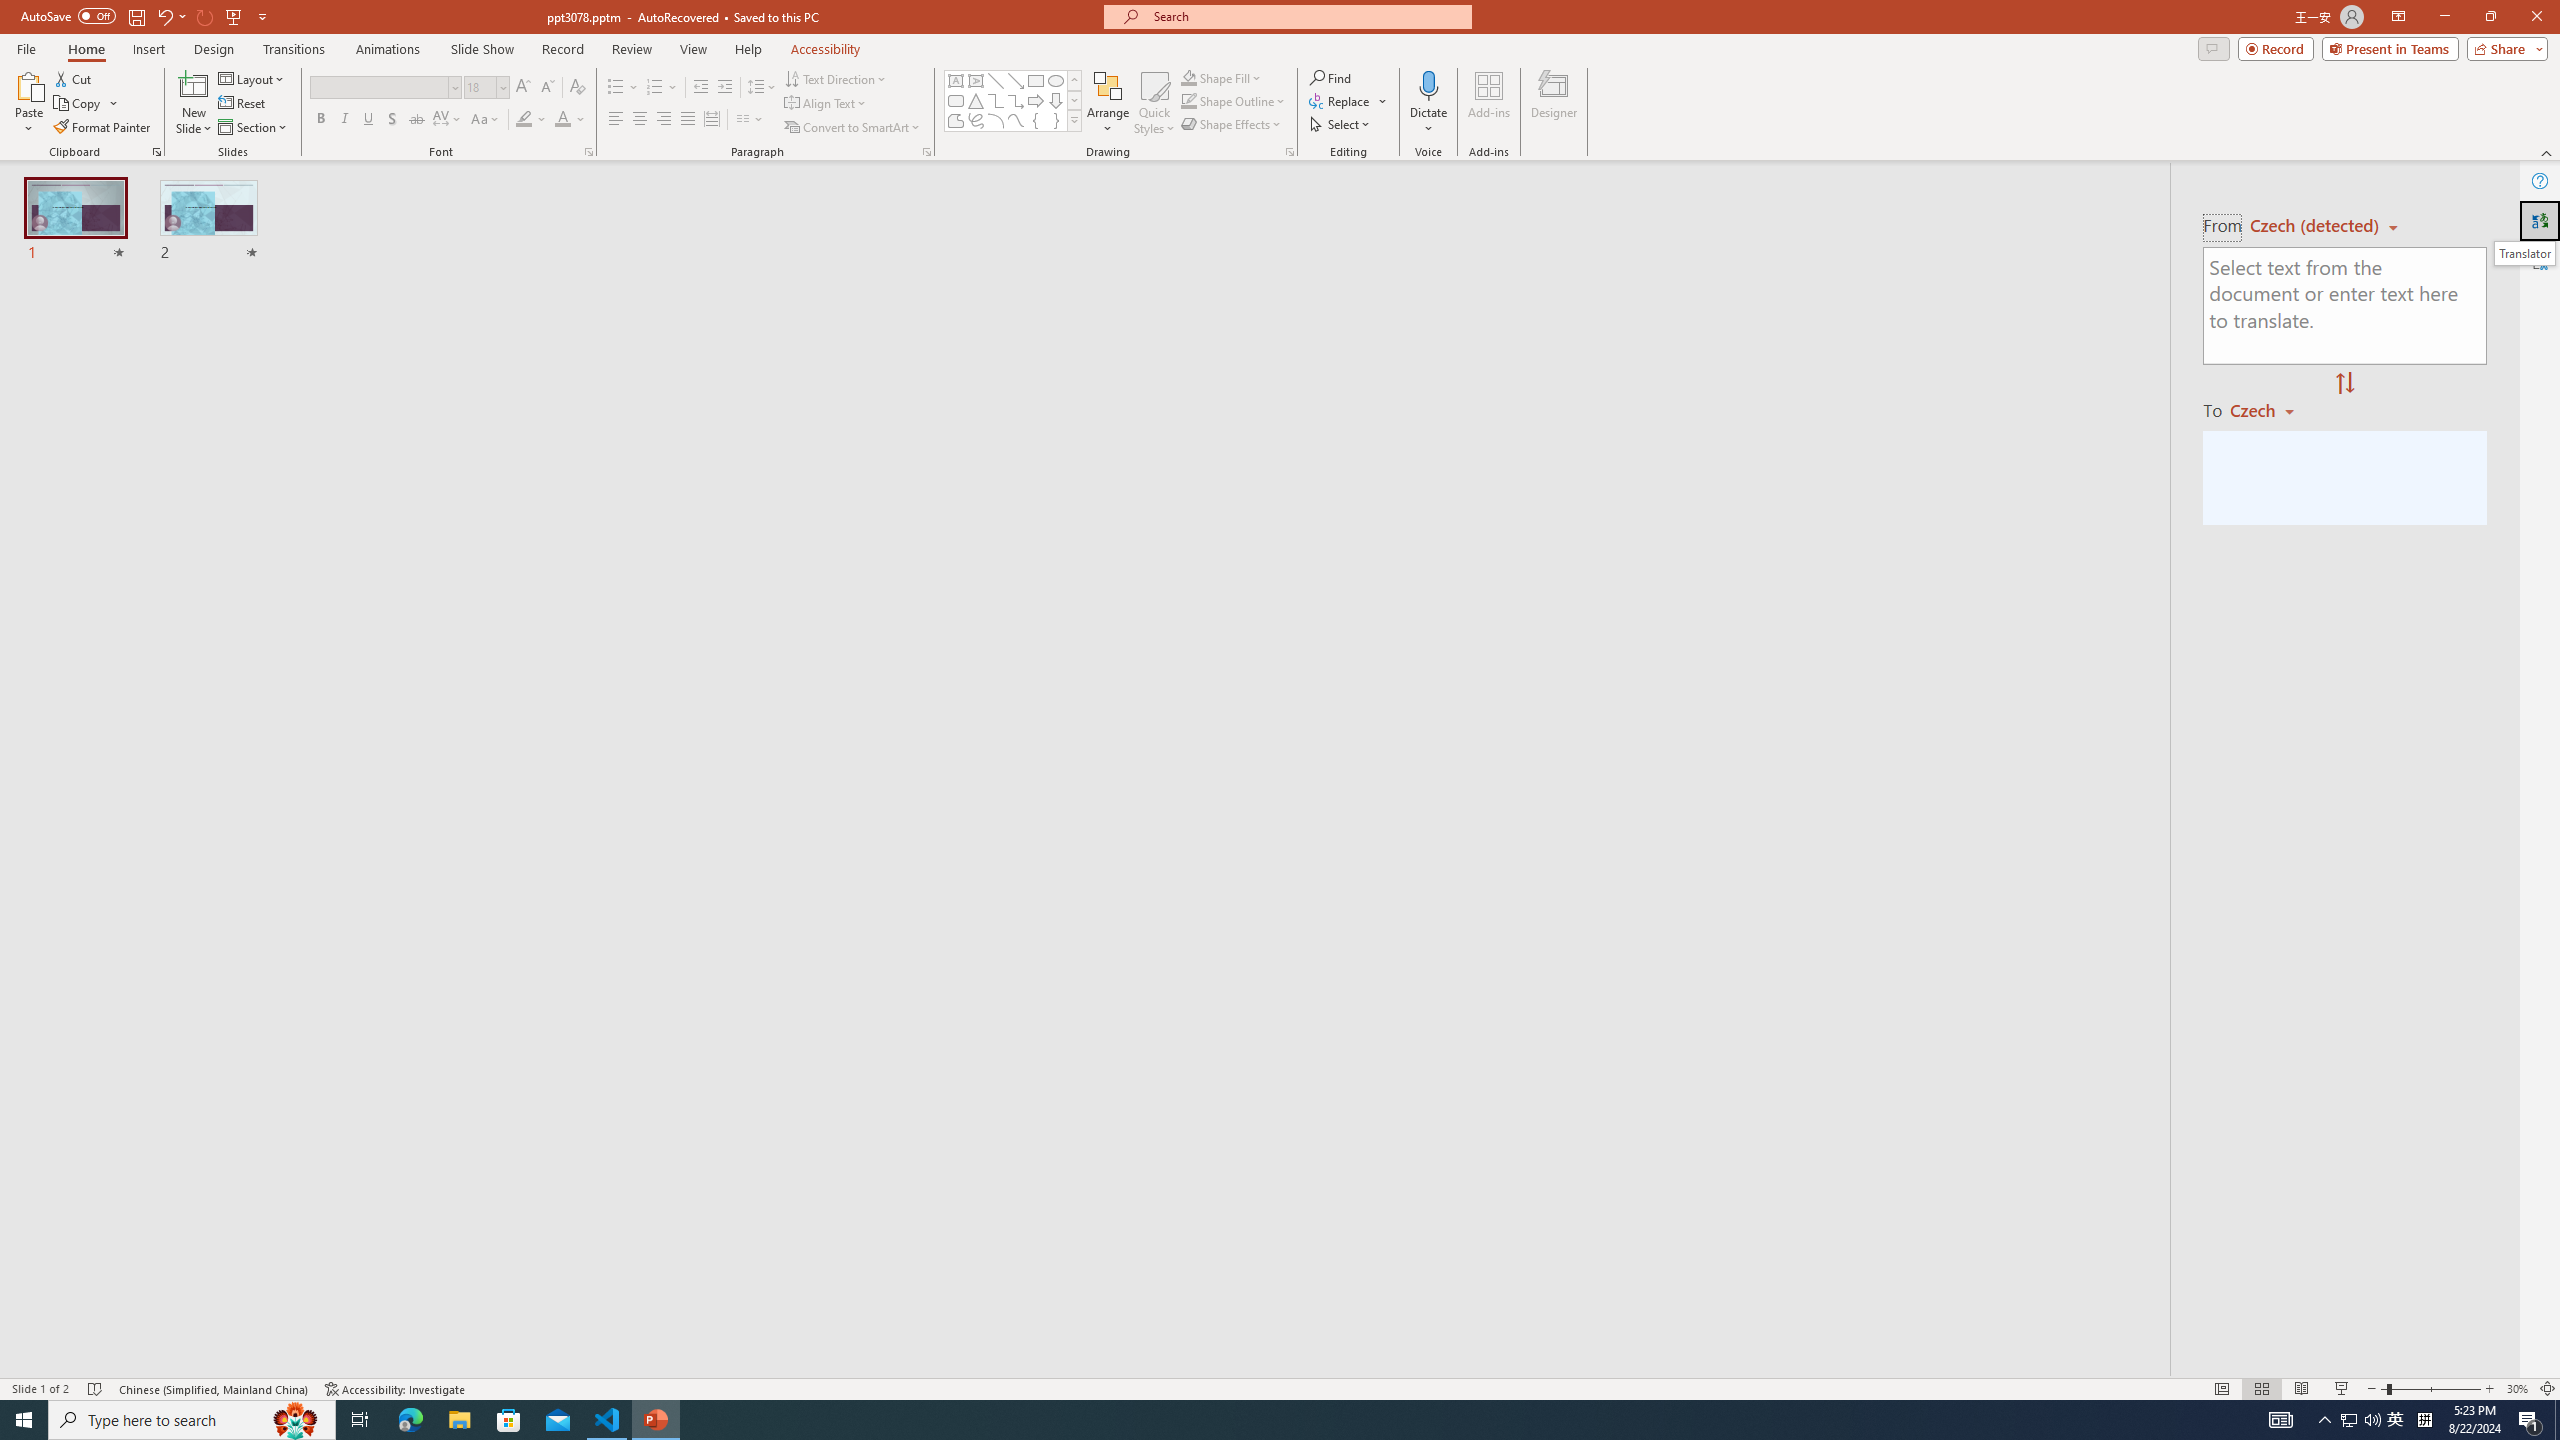  I want to click on 'Font...', so click(587, 150).